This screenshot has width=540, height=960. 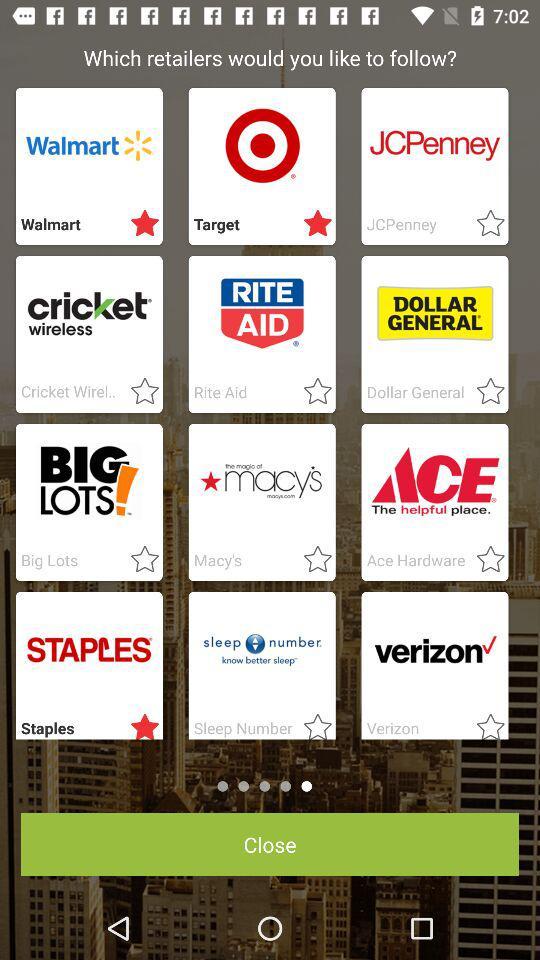 What do you see at coordinates (312, 224) in the screenshot?
I see `remove from favorites` at bounding box center [312, 224].